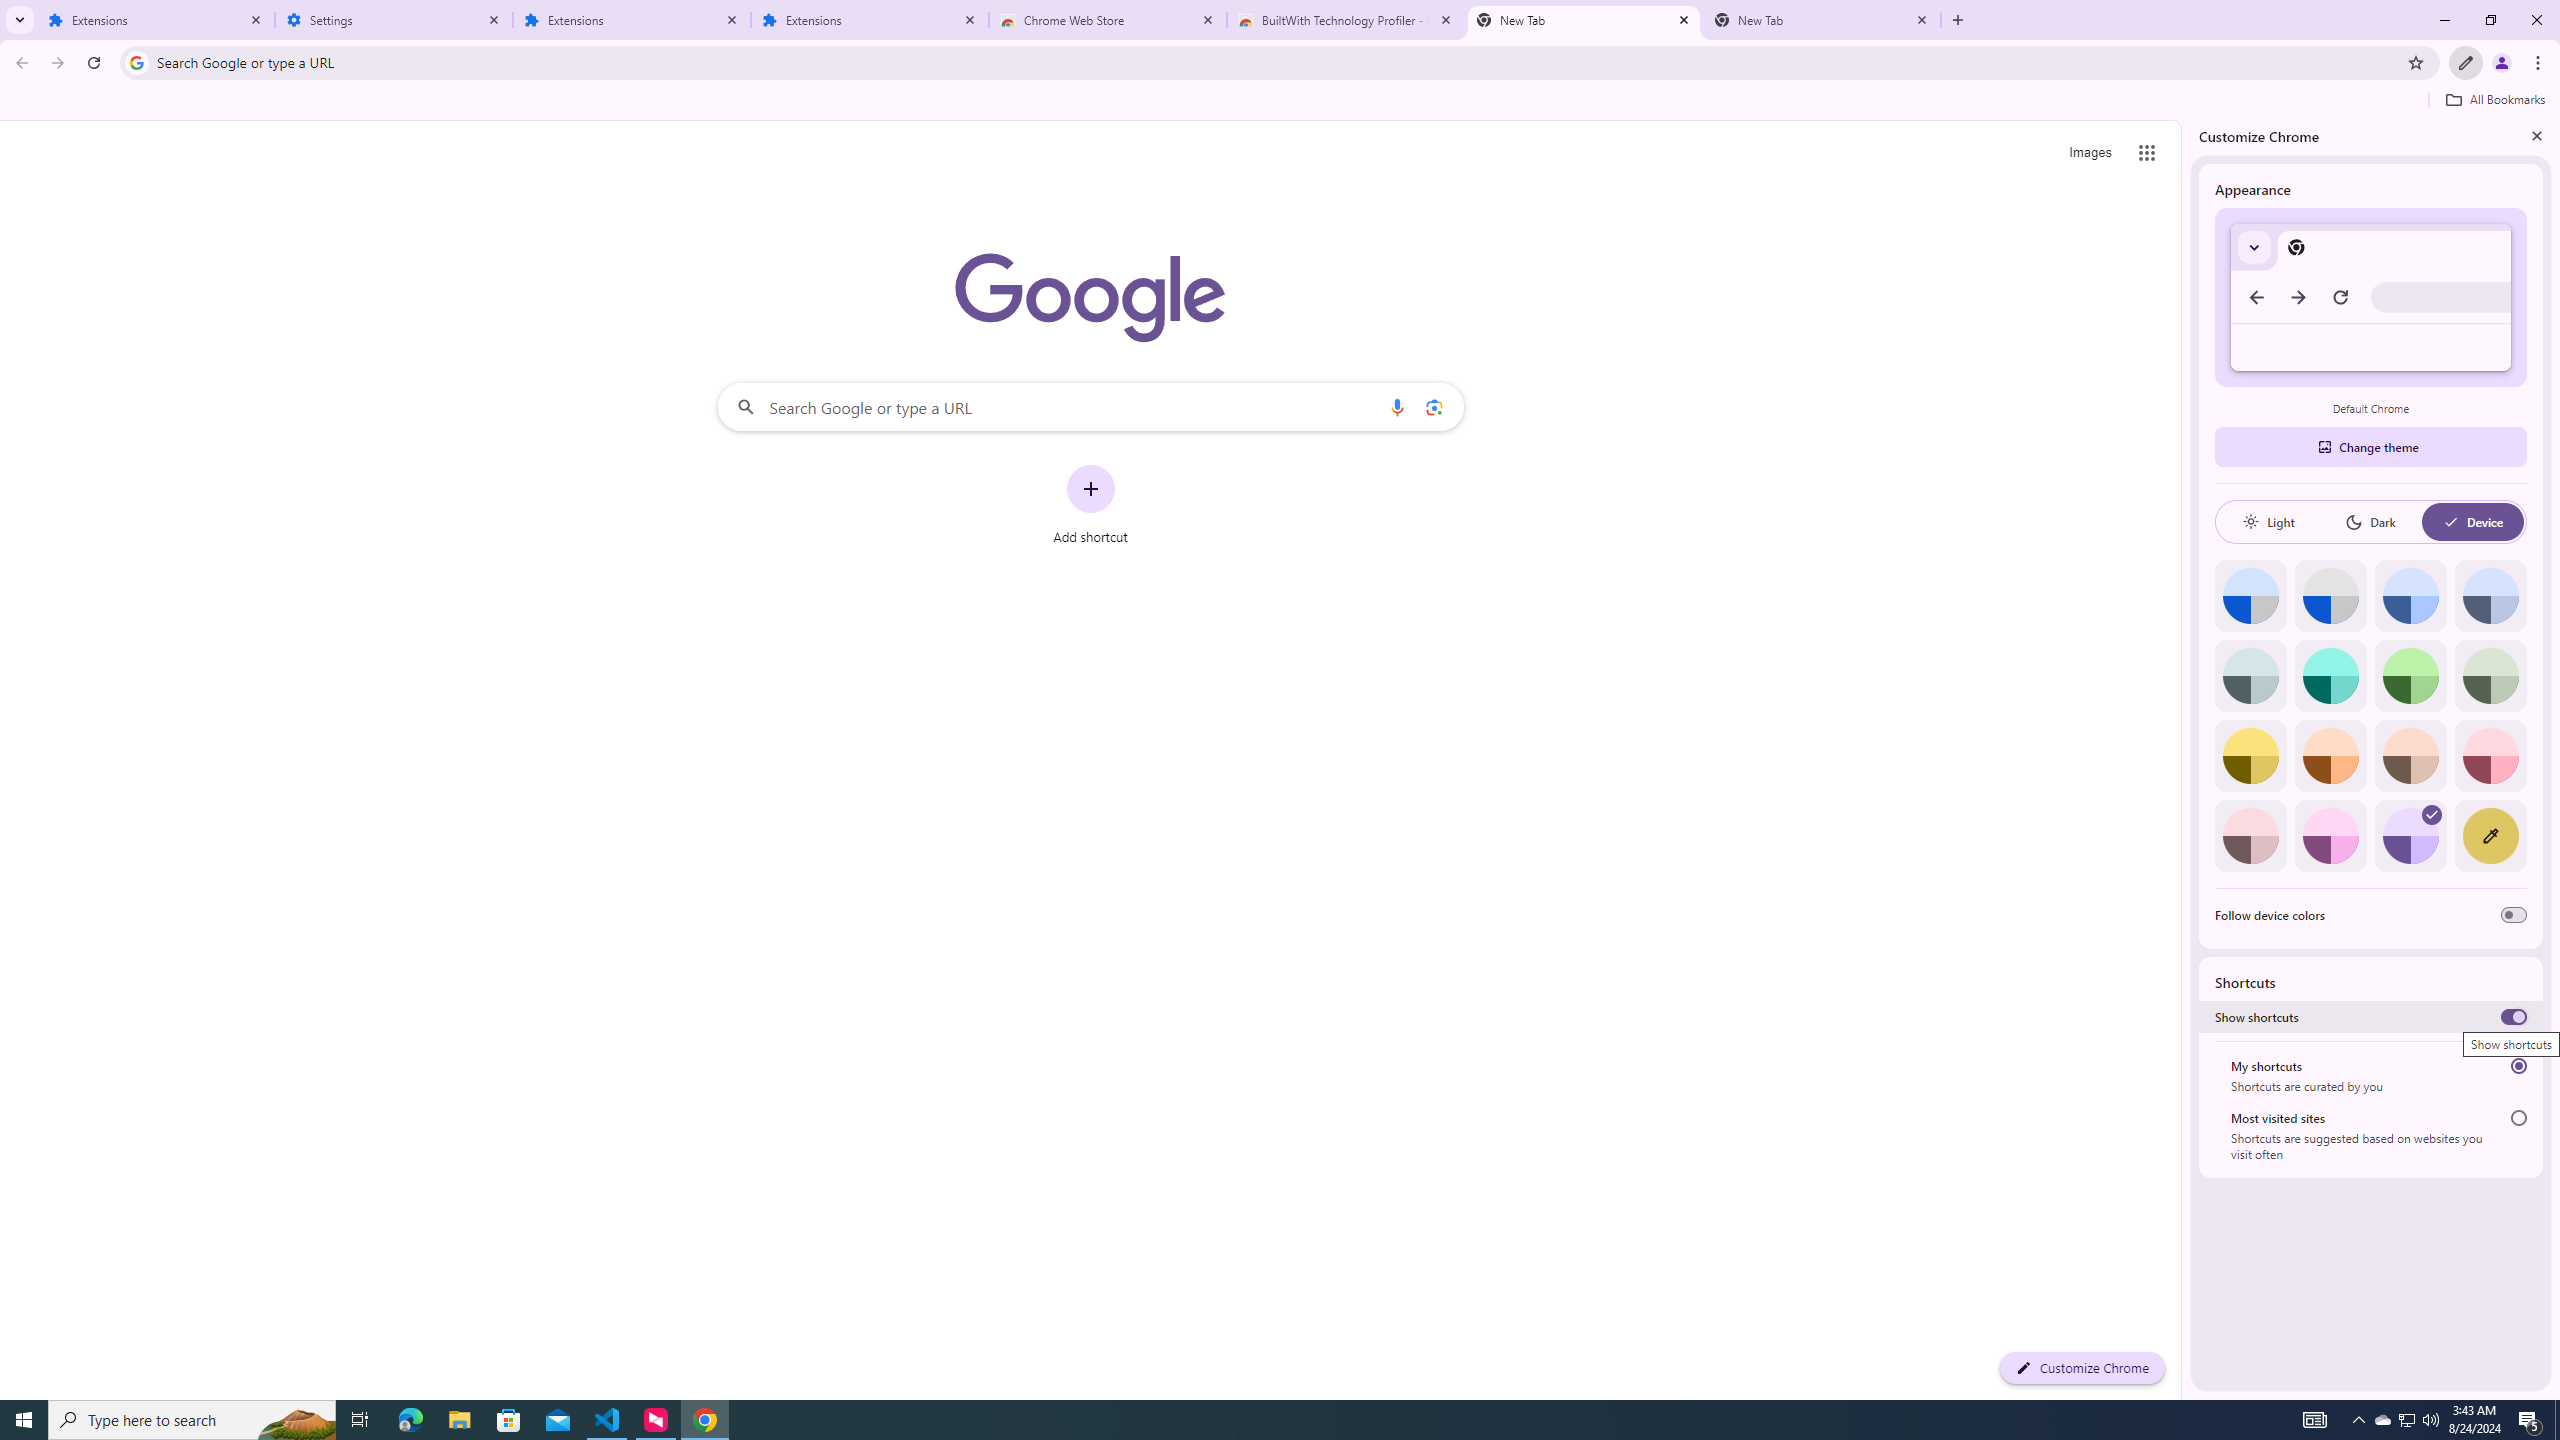 The width and height of the screenshot is (2560, 1440). Describe the element at coordinates (2414, 61) in the screenshot. I see `'Bookmark this tab'` at that location.